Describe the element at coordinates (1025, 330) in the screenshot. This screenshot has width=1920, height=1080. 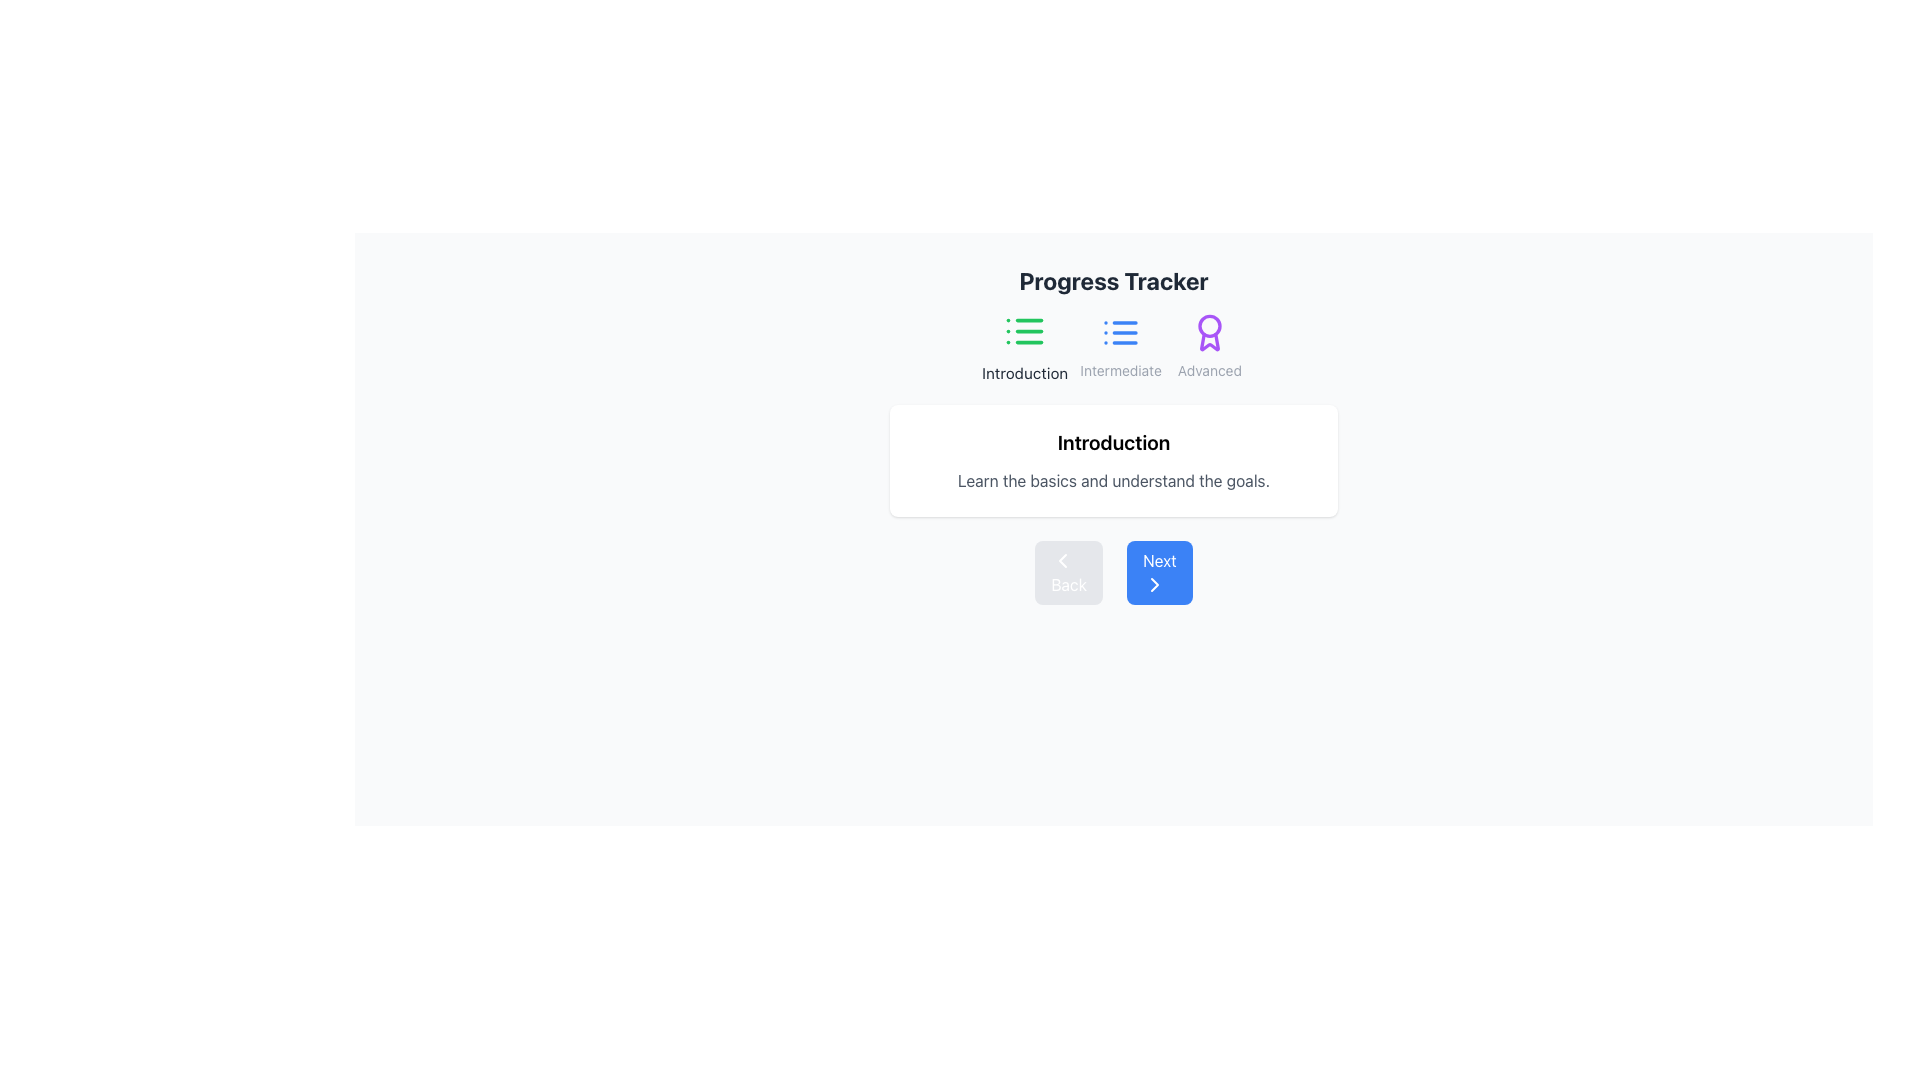
I see `the first icon in the progress tracker system` at that location.